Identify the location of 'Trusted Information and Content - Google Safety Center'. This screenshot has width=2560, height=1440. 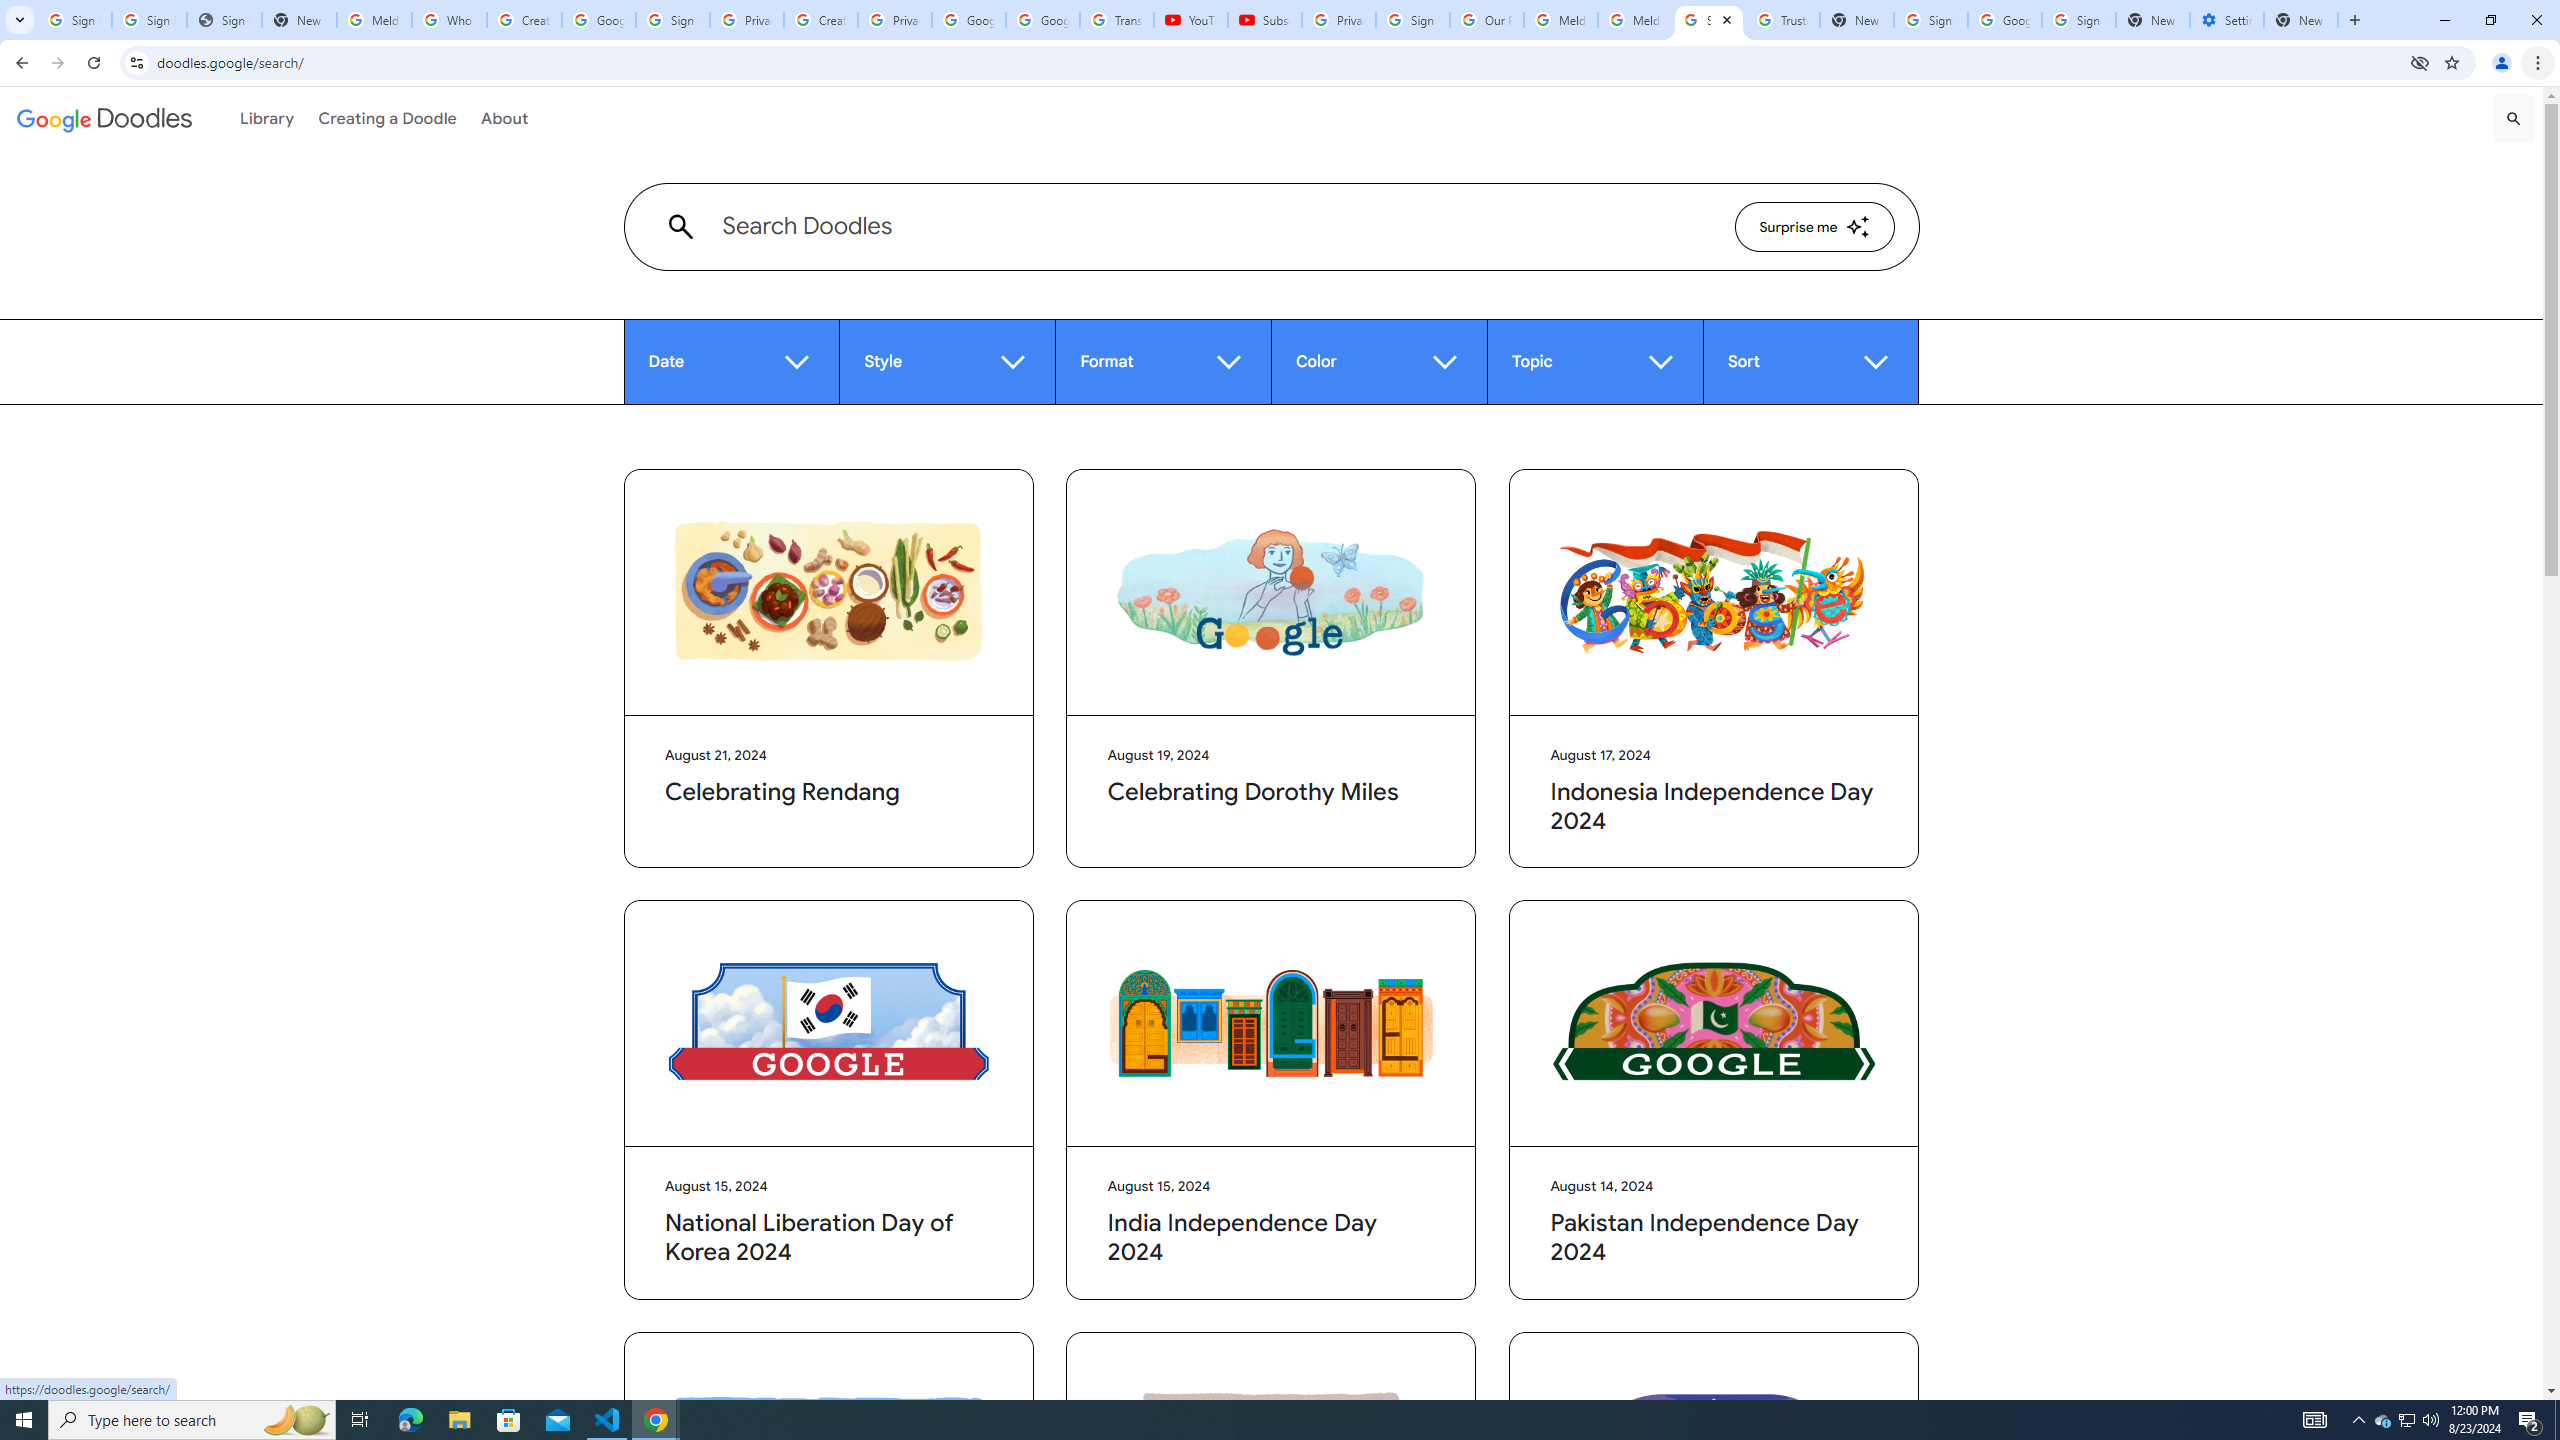
(1782, 19).